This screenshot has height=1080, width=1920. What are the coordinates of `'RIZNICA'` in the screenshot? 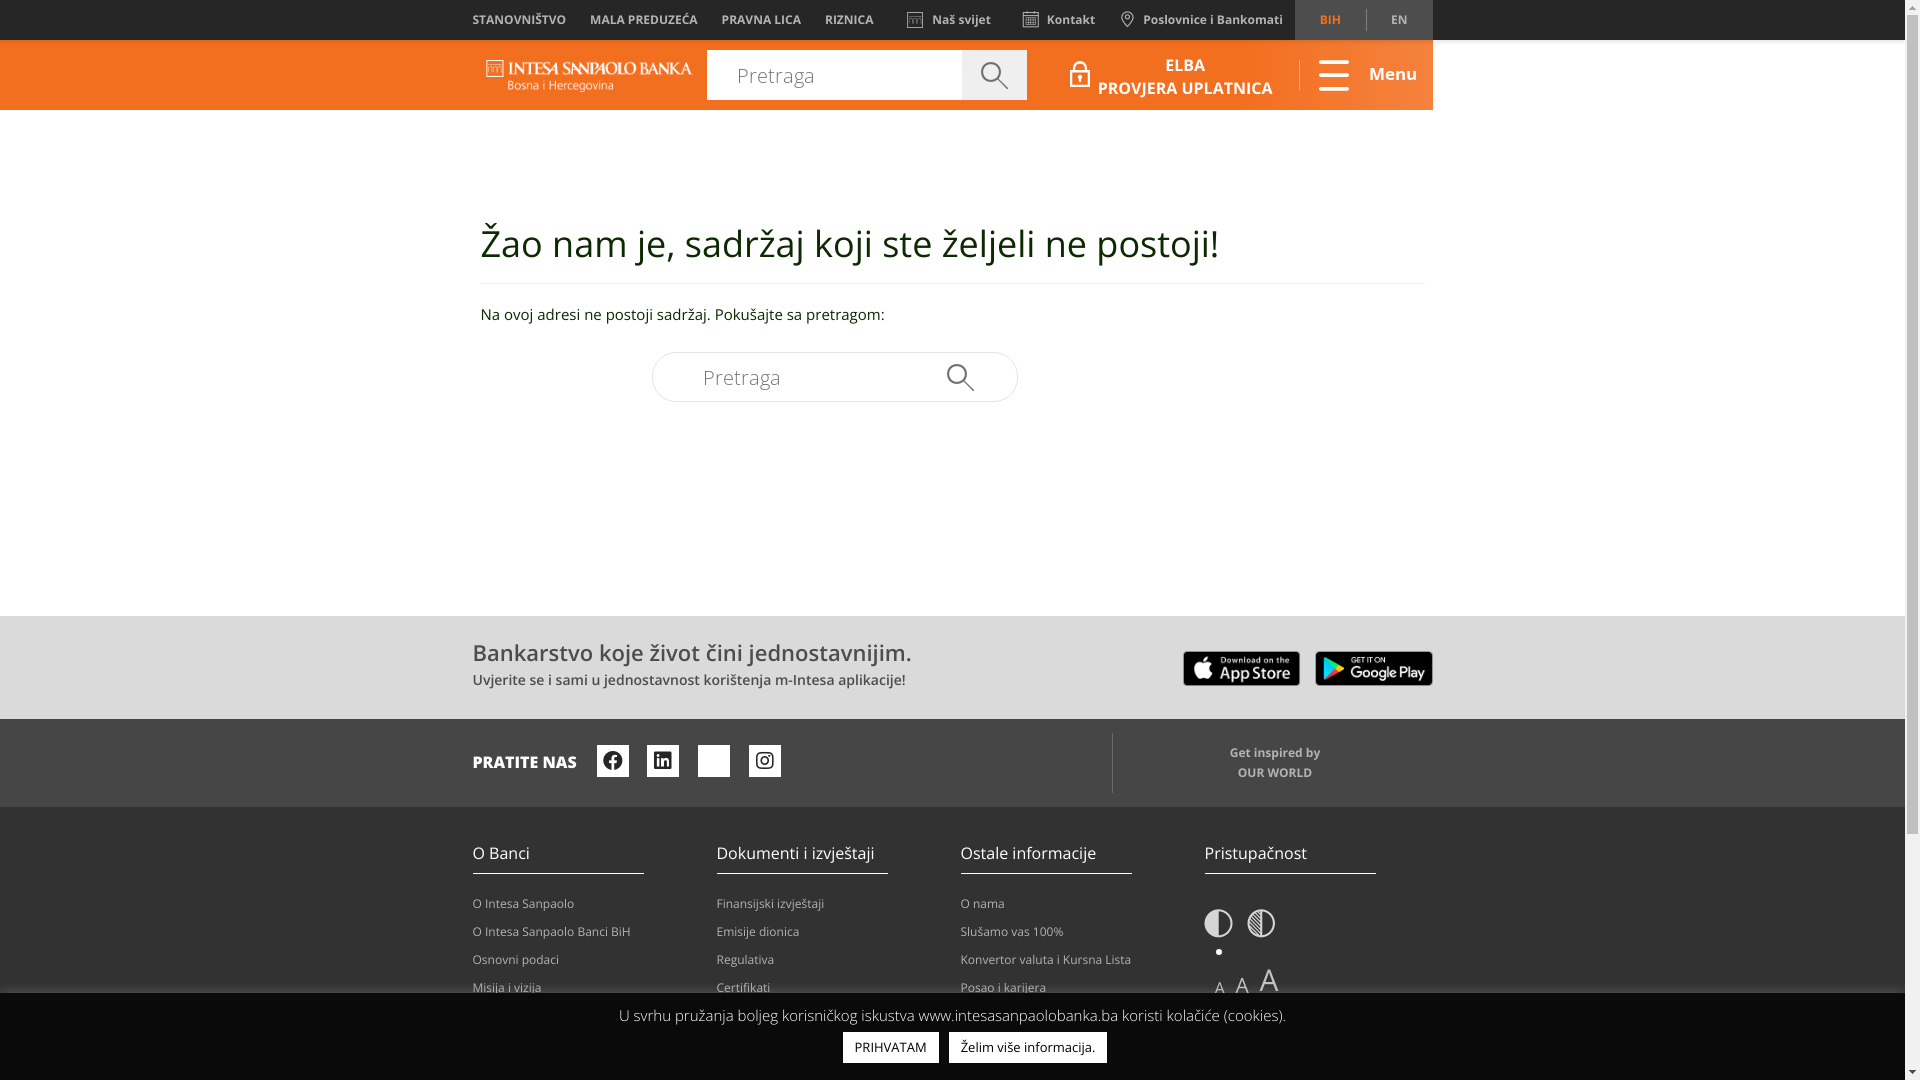 It's located at (849, 19).